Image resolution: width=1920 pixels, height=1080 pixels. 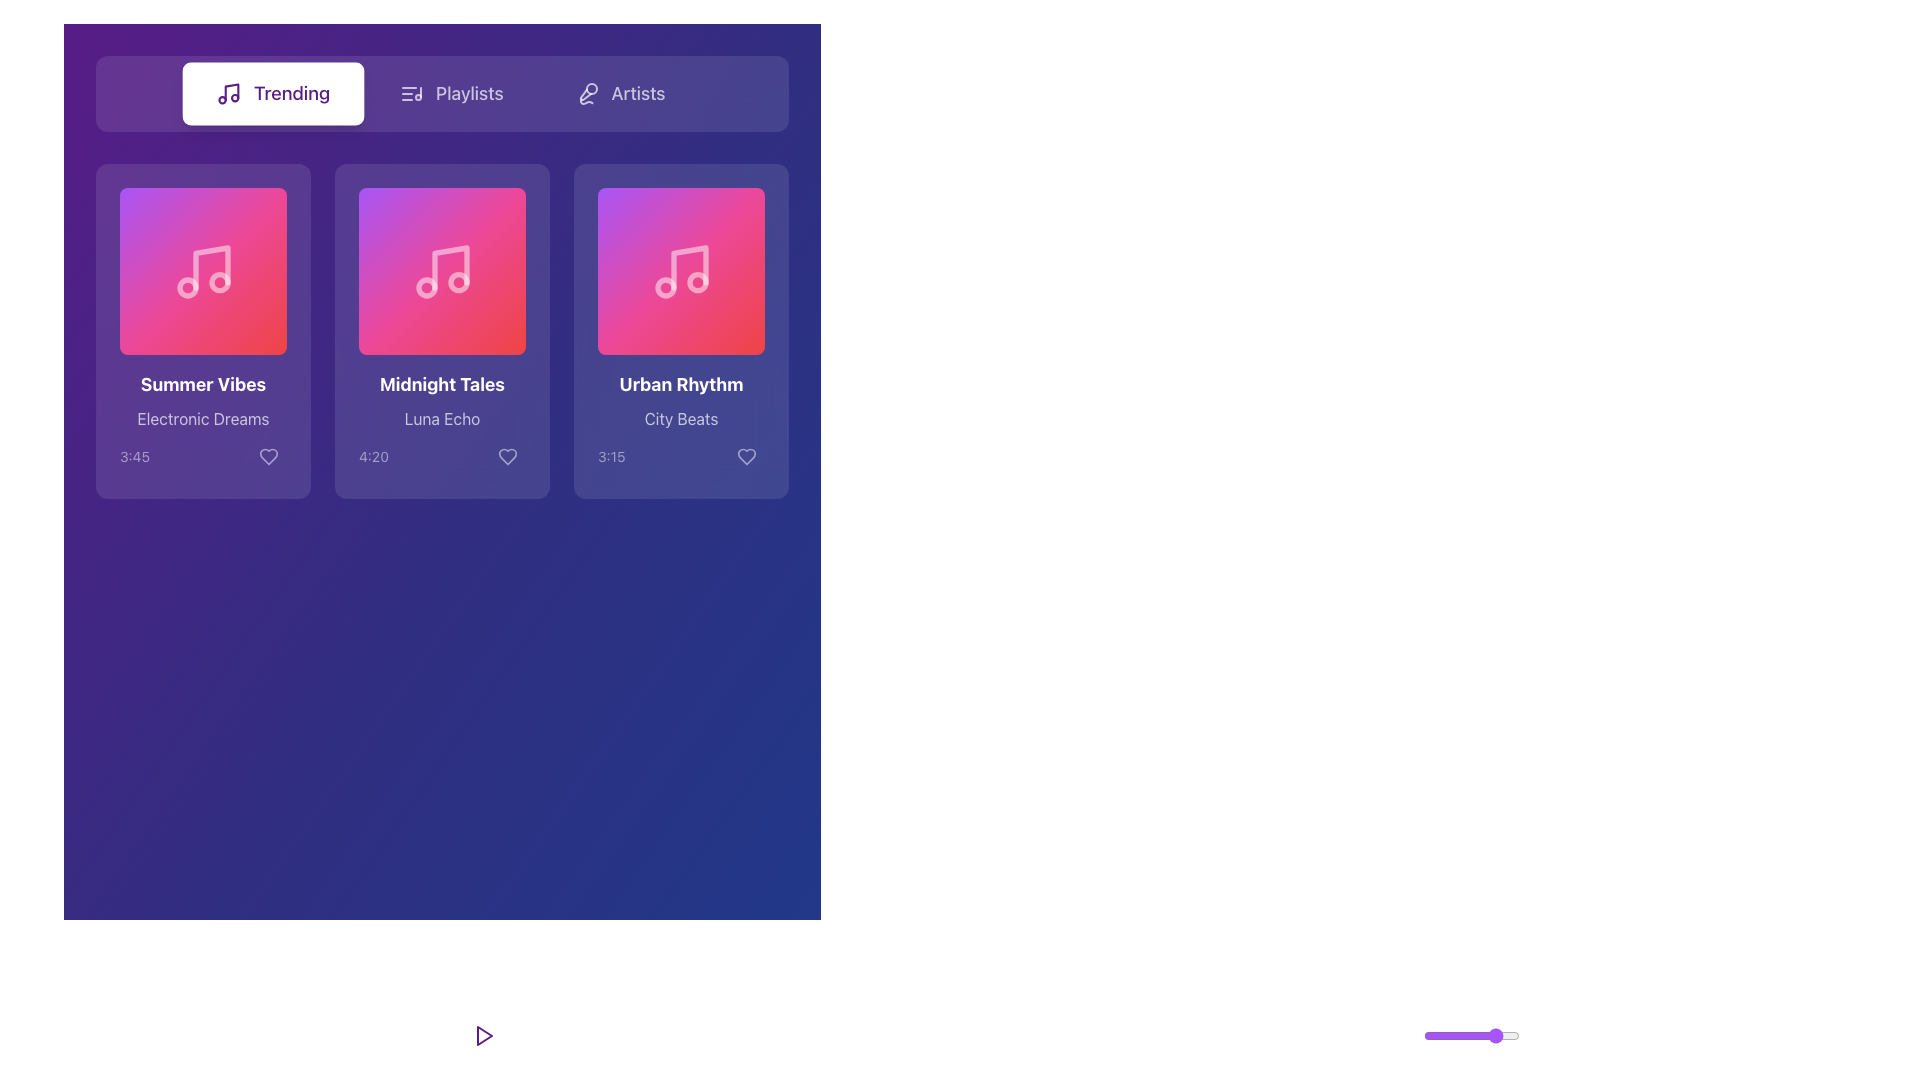 I want to click on the decorative icon representing a media or audio file on the 'Midnight Tales' card in the 'Trending' section, so click(x=444, y=271).